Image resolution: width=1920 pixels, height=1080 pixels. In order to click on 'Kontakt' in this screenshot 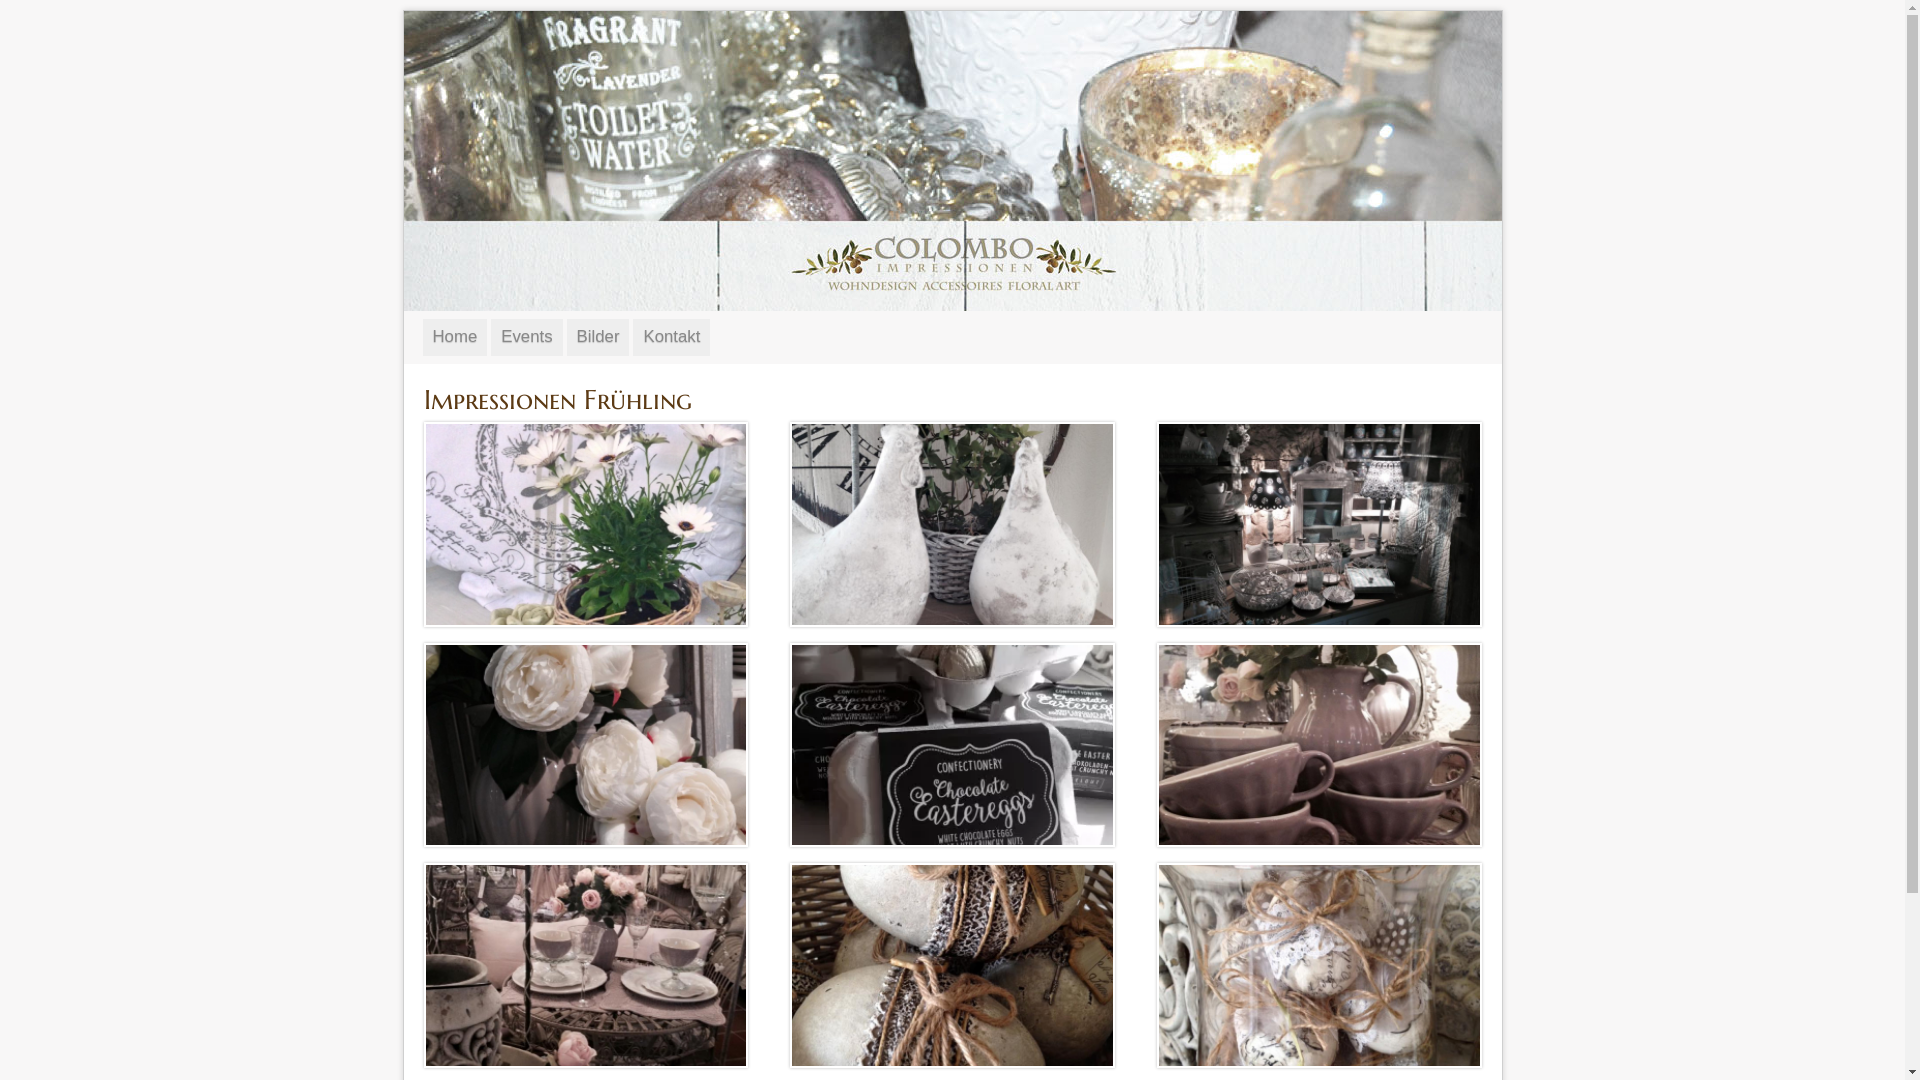, I will do `click(671, 336)`.